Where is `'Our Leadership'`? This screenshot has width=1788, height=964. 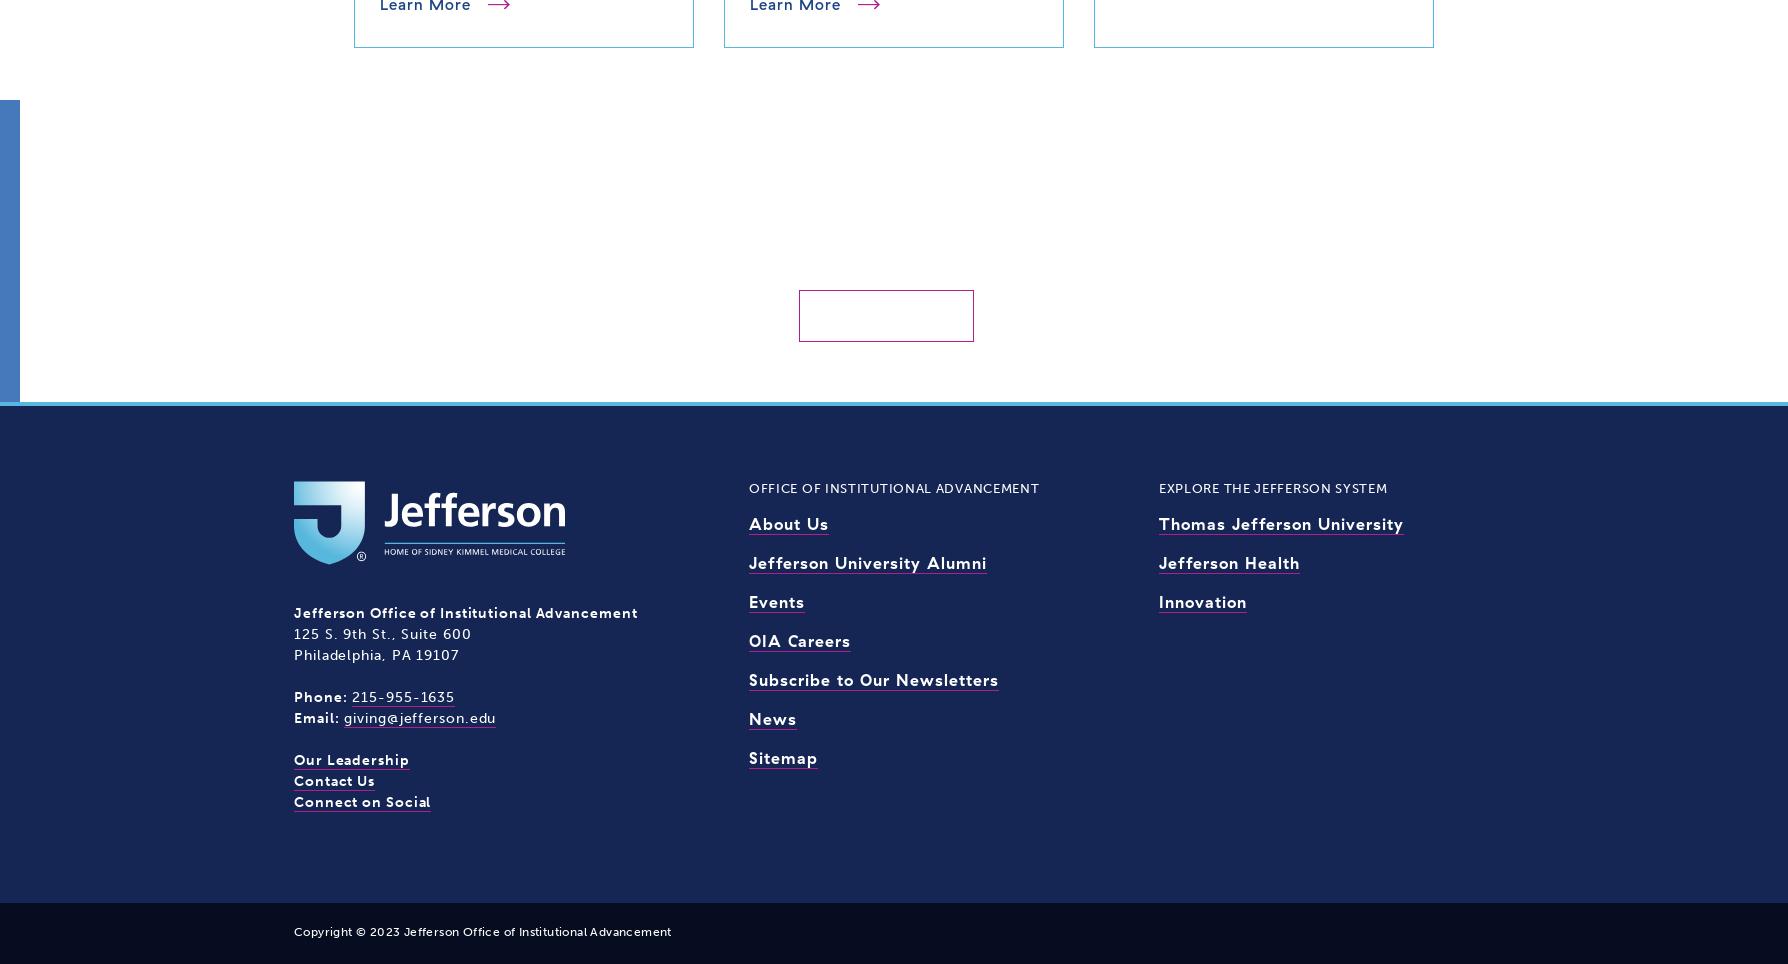 'Our Leadership' is located at coordinates (350, 758).